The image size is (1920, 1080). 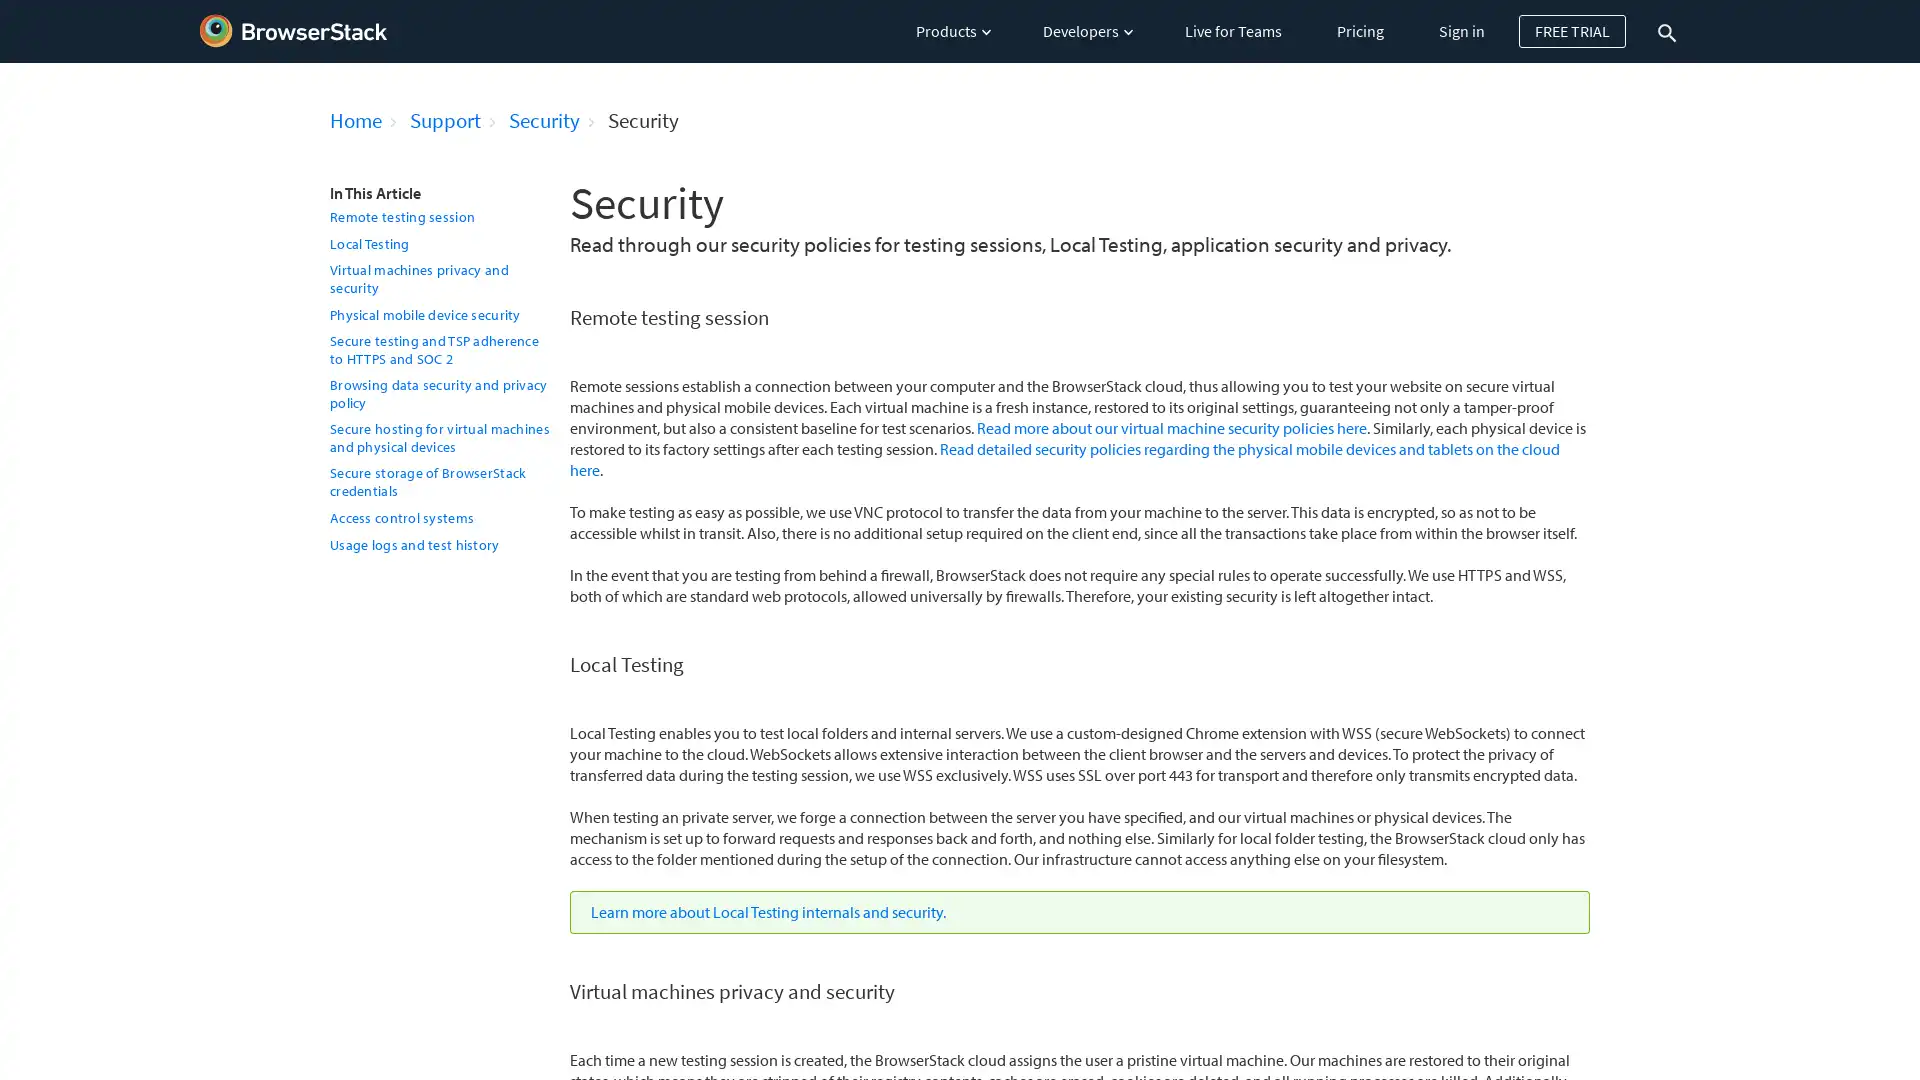 I want to click on Skip to main content, so click(x=3, y=8).